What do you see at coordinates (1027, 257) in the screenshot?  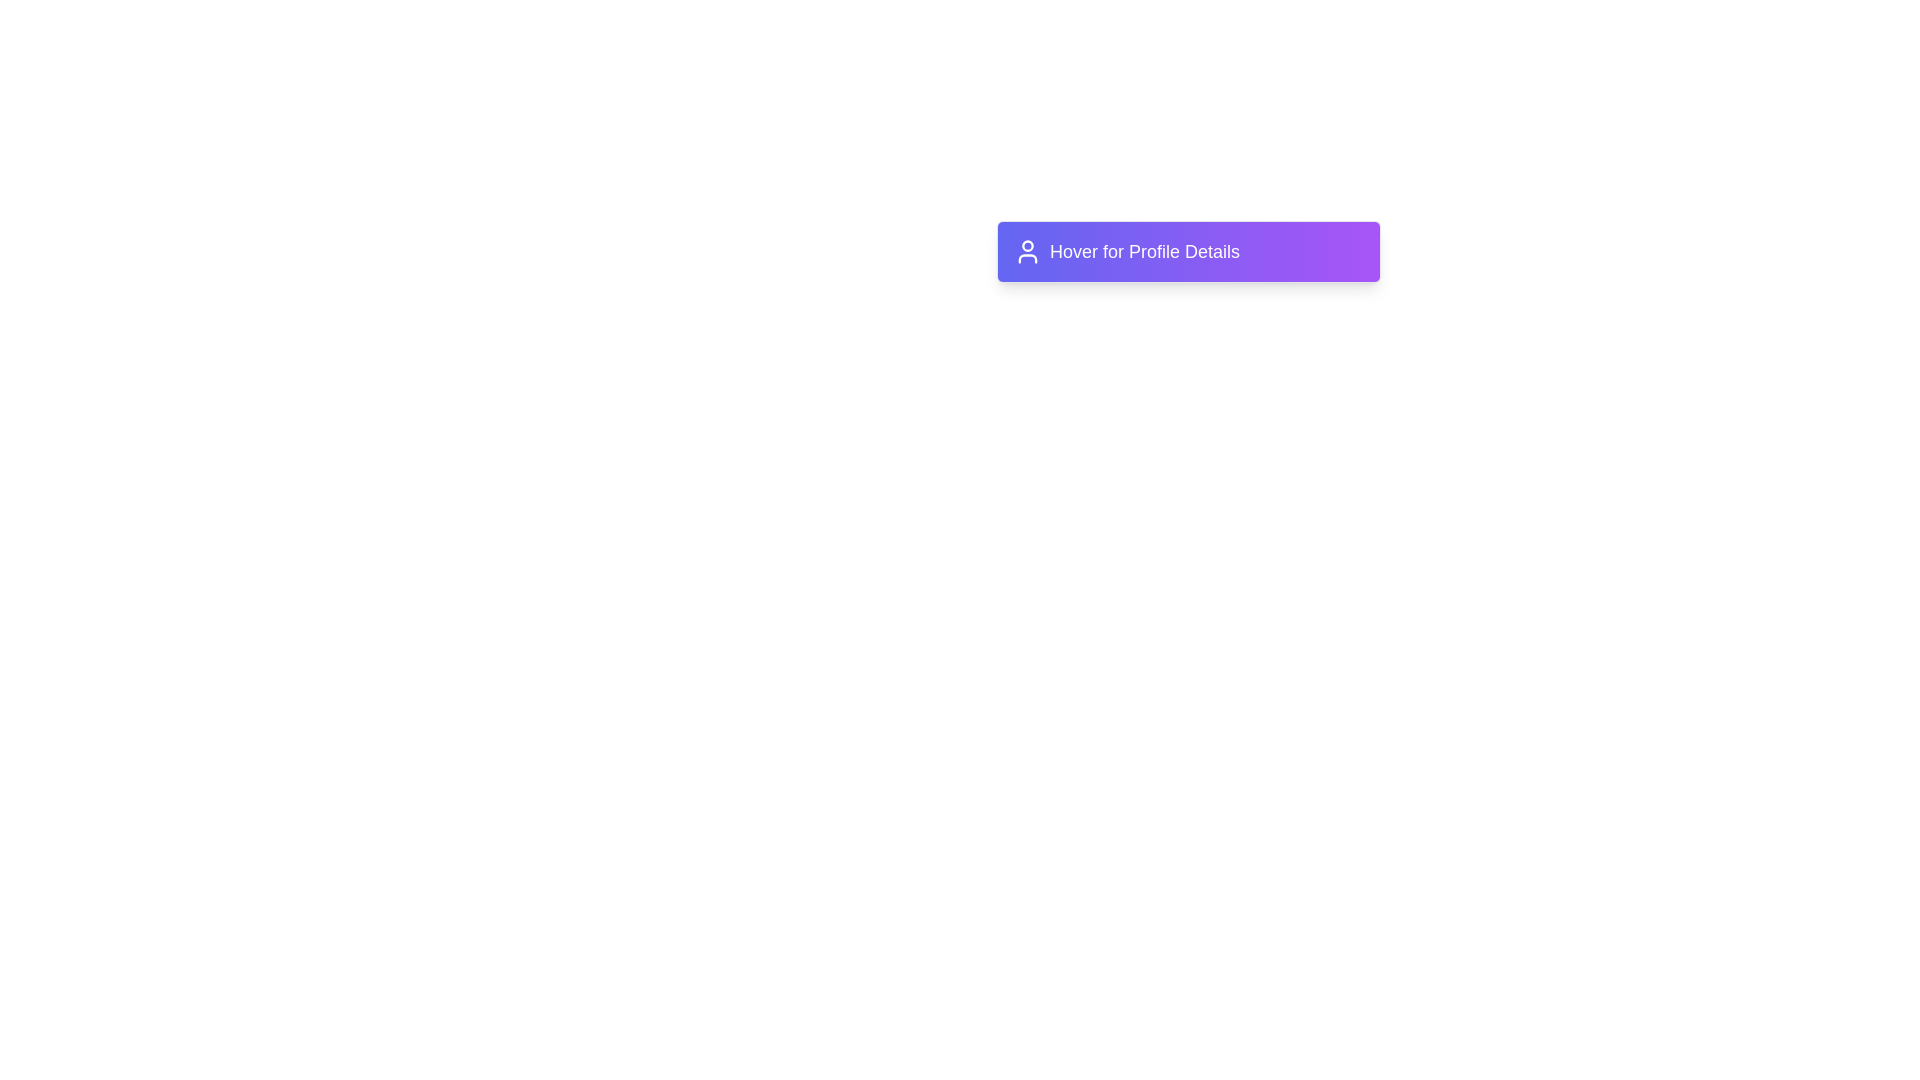 I see `the body part of the user icon, which is a rounded bottom rectangle located centrally beneath the circular head in the SVG graphic` at bounding box center [1027, 257].